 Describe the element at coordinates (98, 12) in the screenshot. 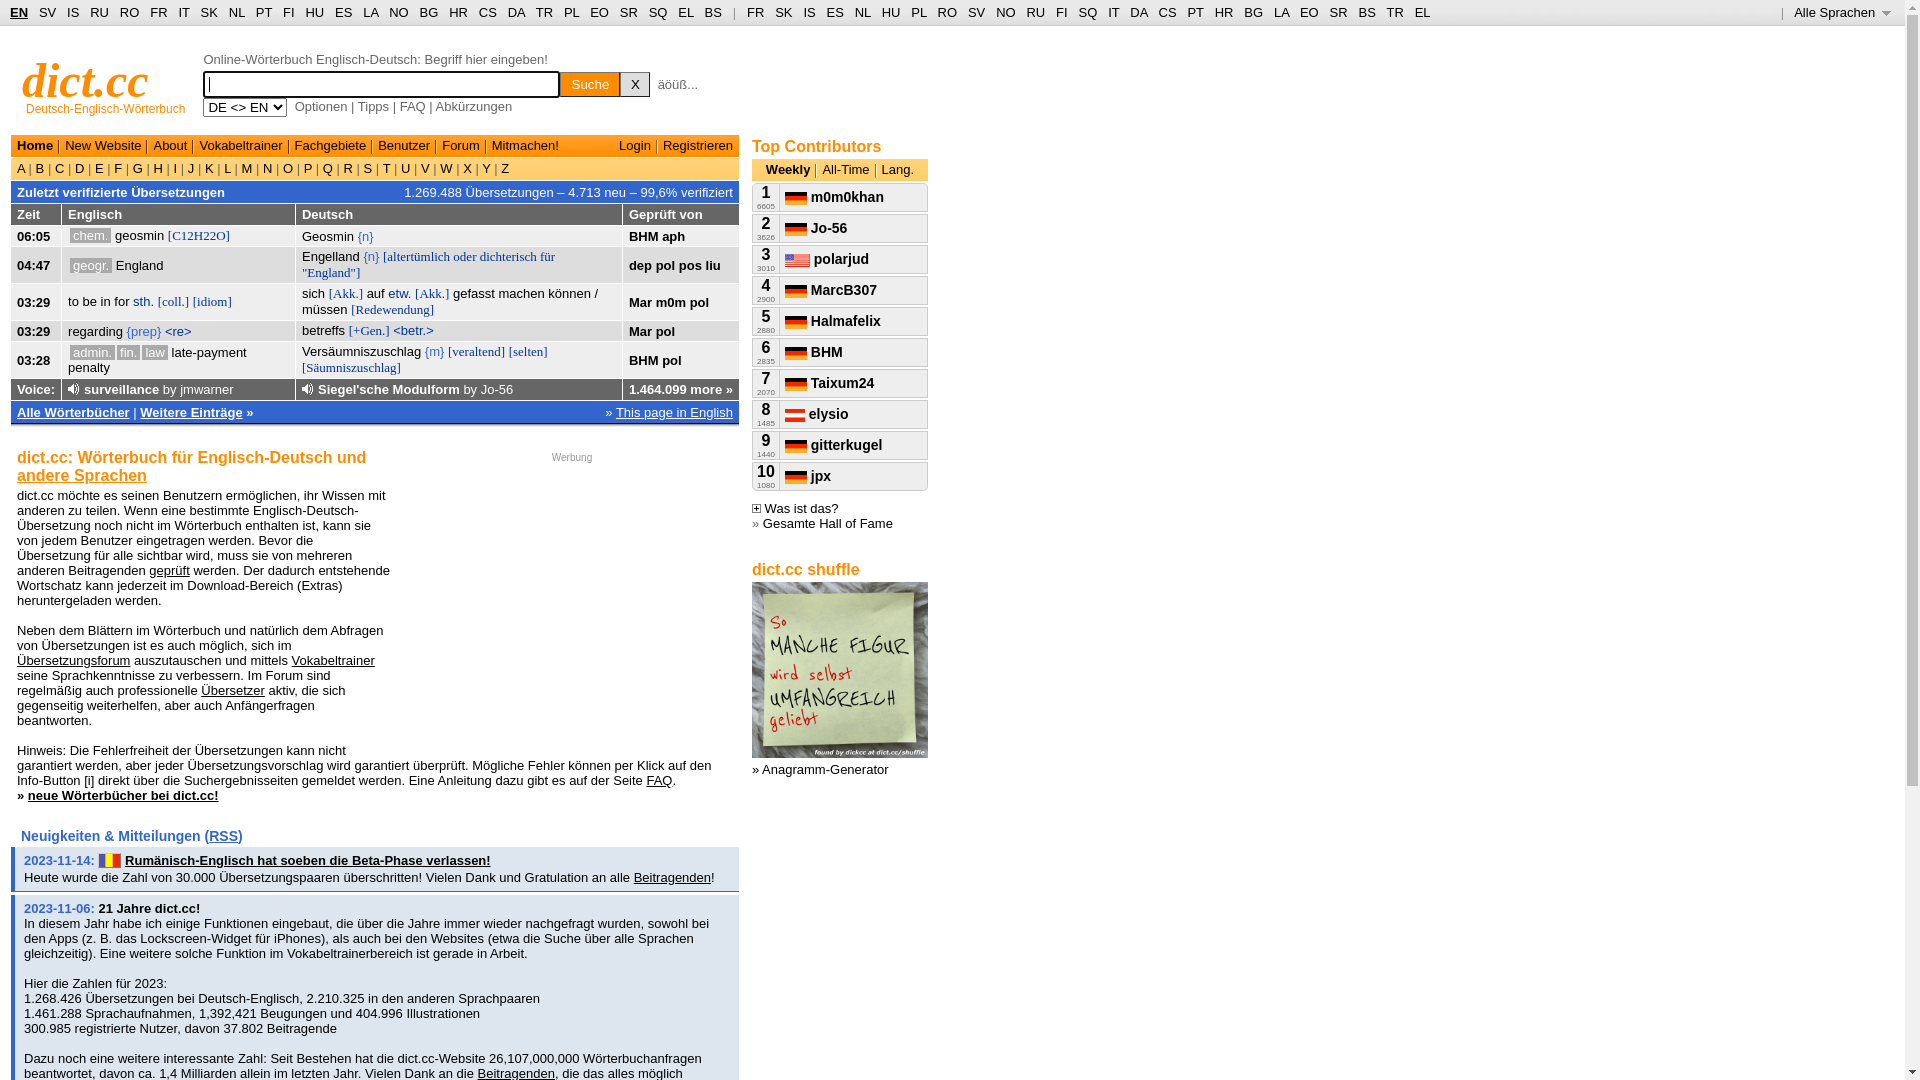

I see `'RU'` at that location.